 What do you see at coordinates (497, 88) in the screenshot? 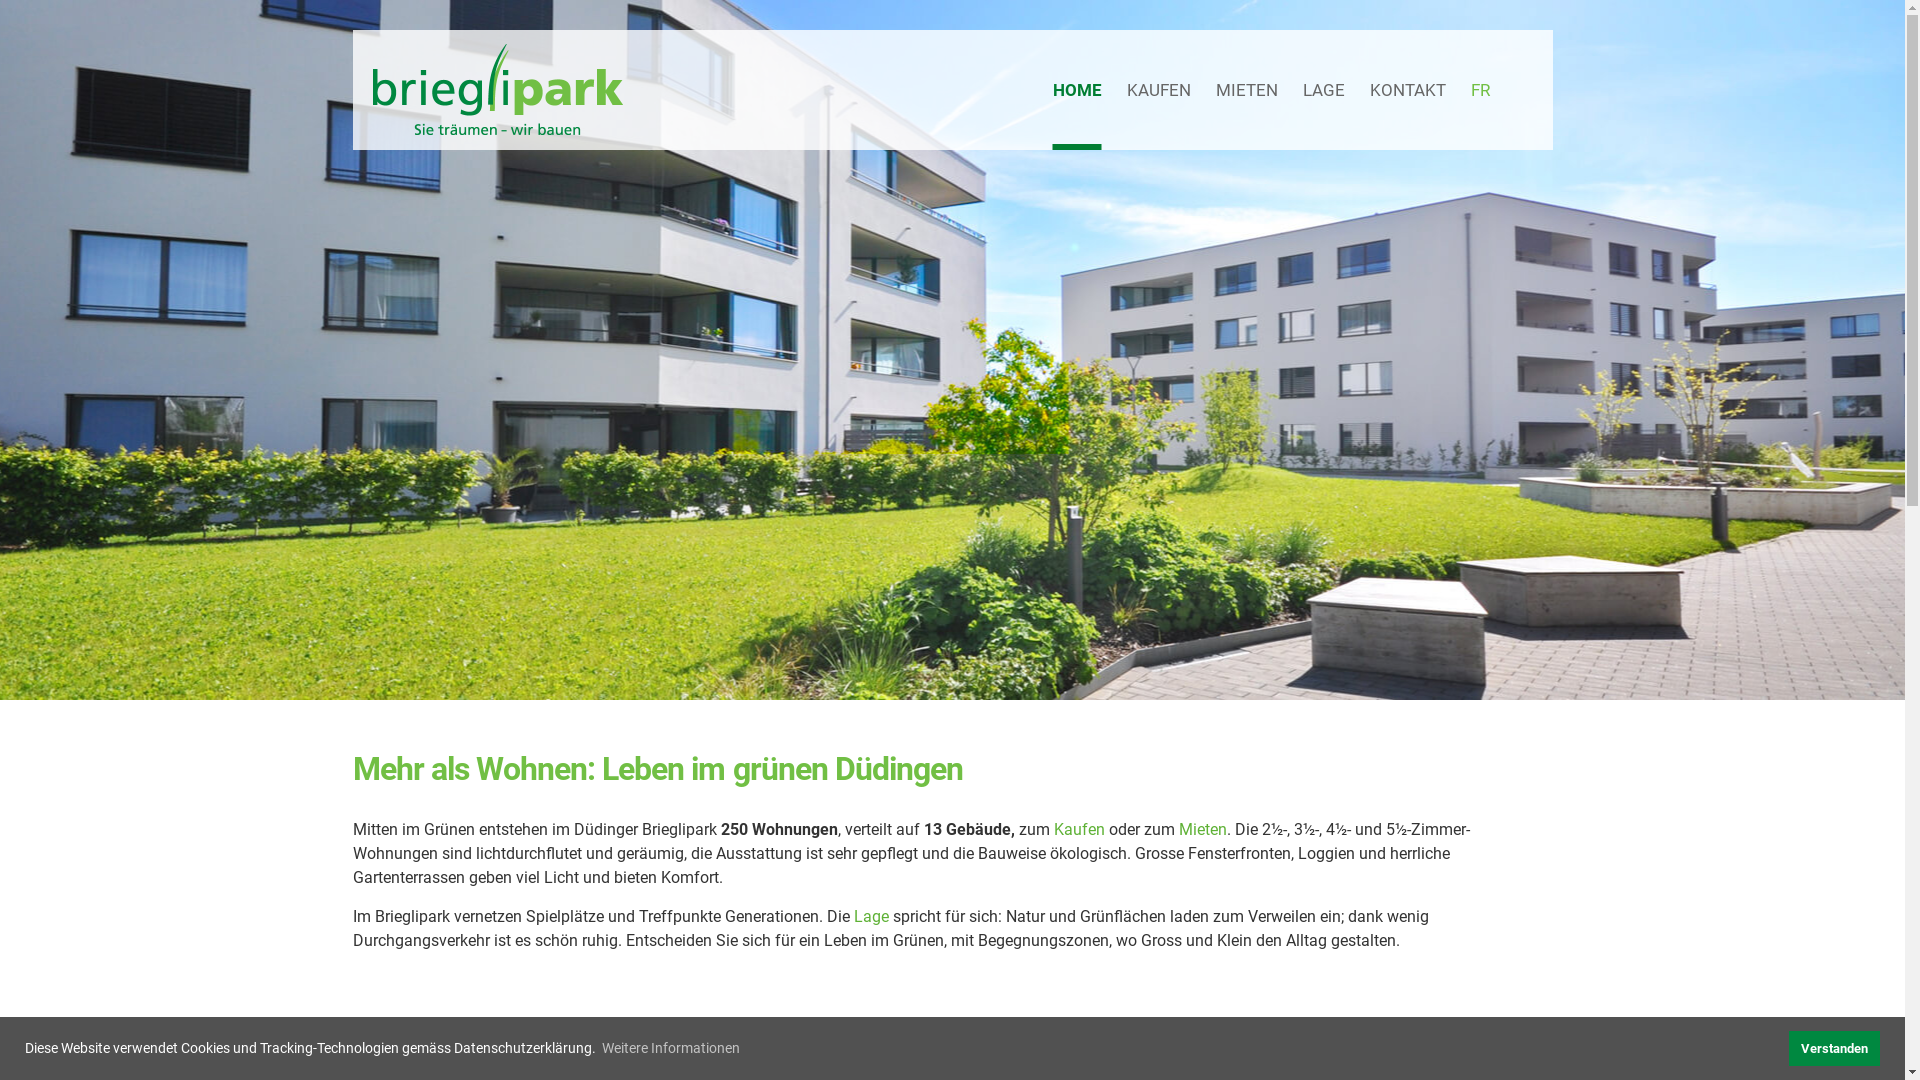
I see `'Brieglipark'` at bounding box center [497, 88].